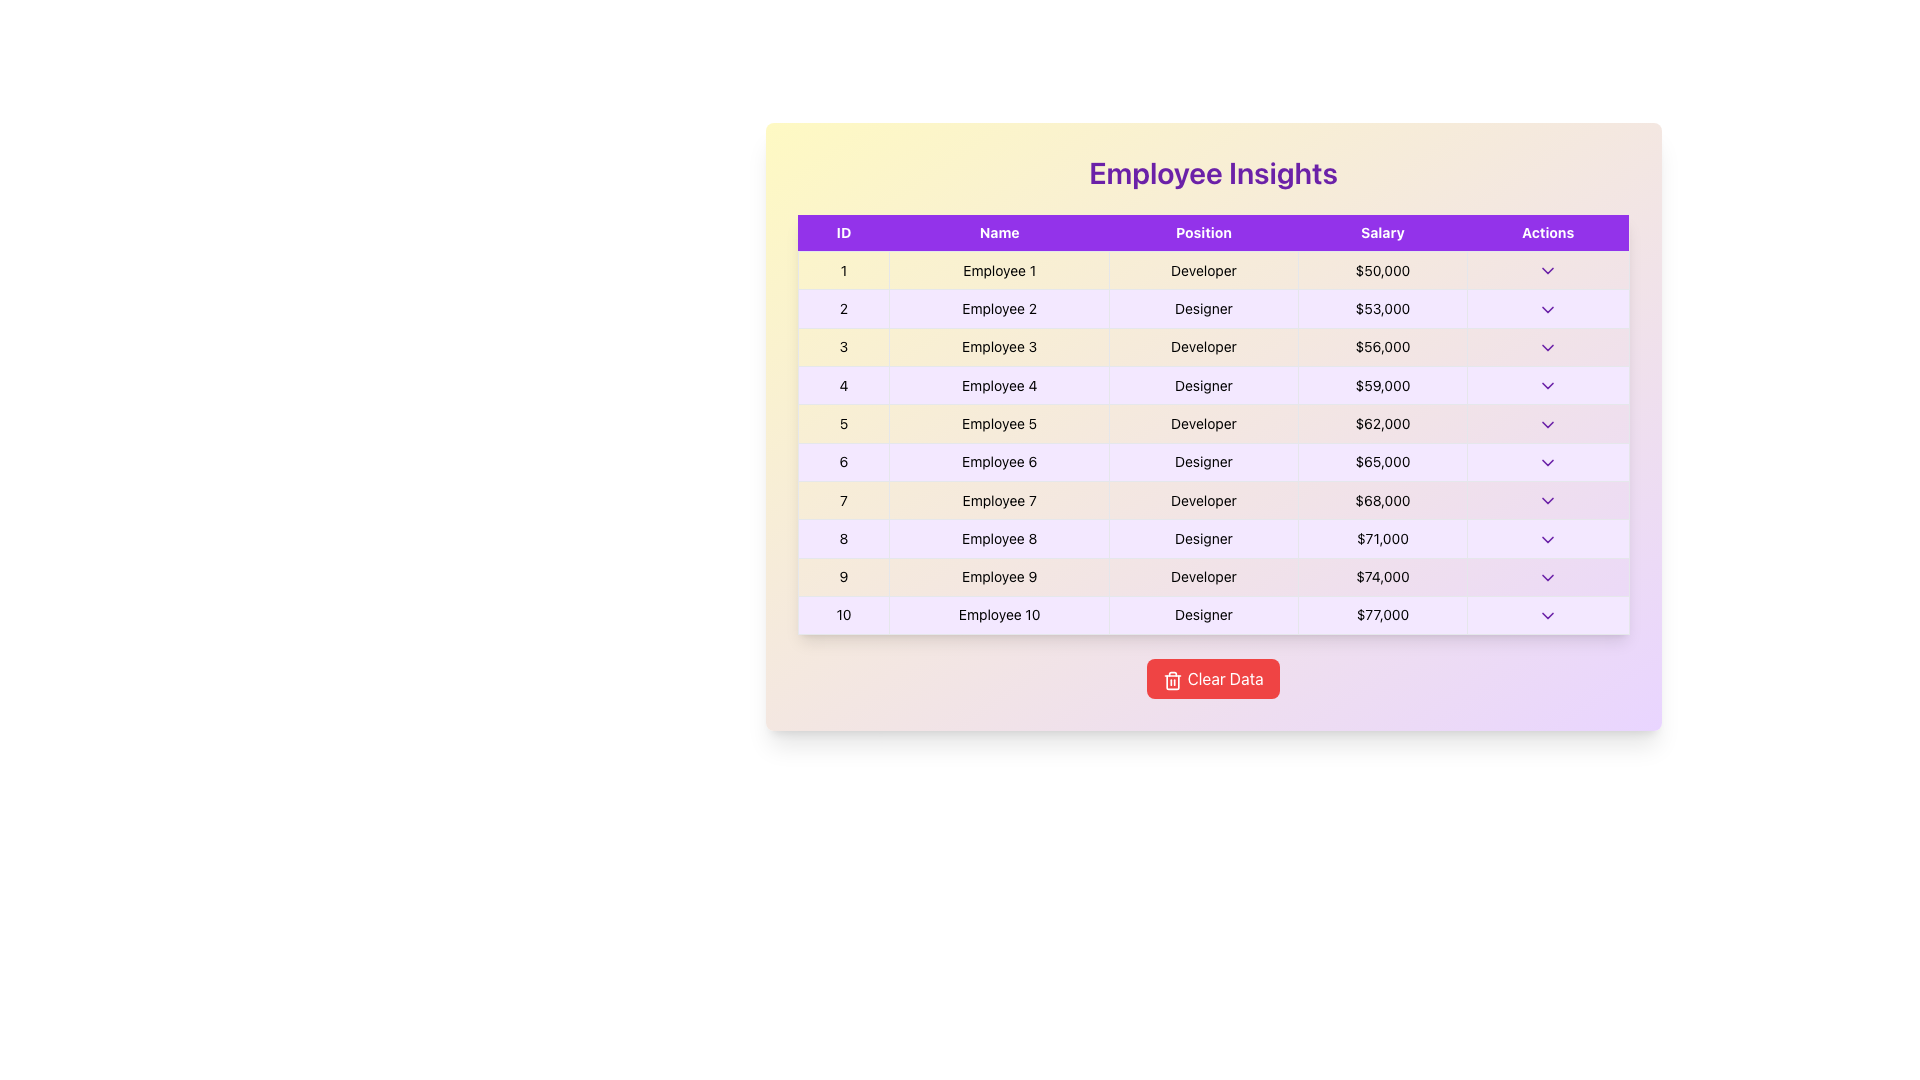 The width and height of the screenshot is (1920, 1080). Describe the element at coordinates (844, 577) in the screenshot. I see `the table cell containing the text '9' located in the 9th row under the 'ID' column to interact with it` at that location.